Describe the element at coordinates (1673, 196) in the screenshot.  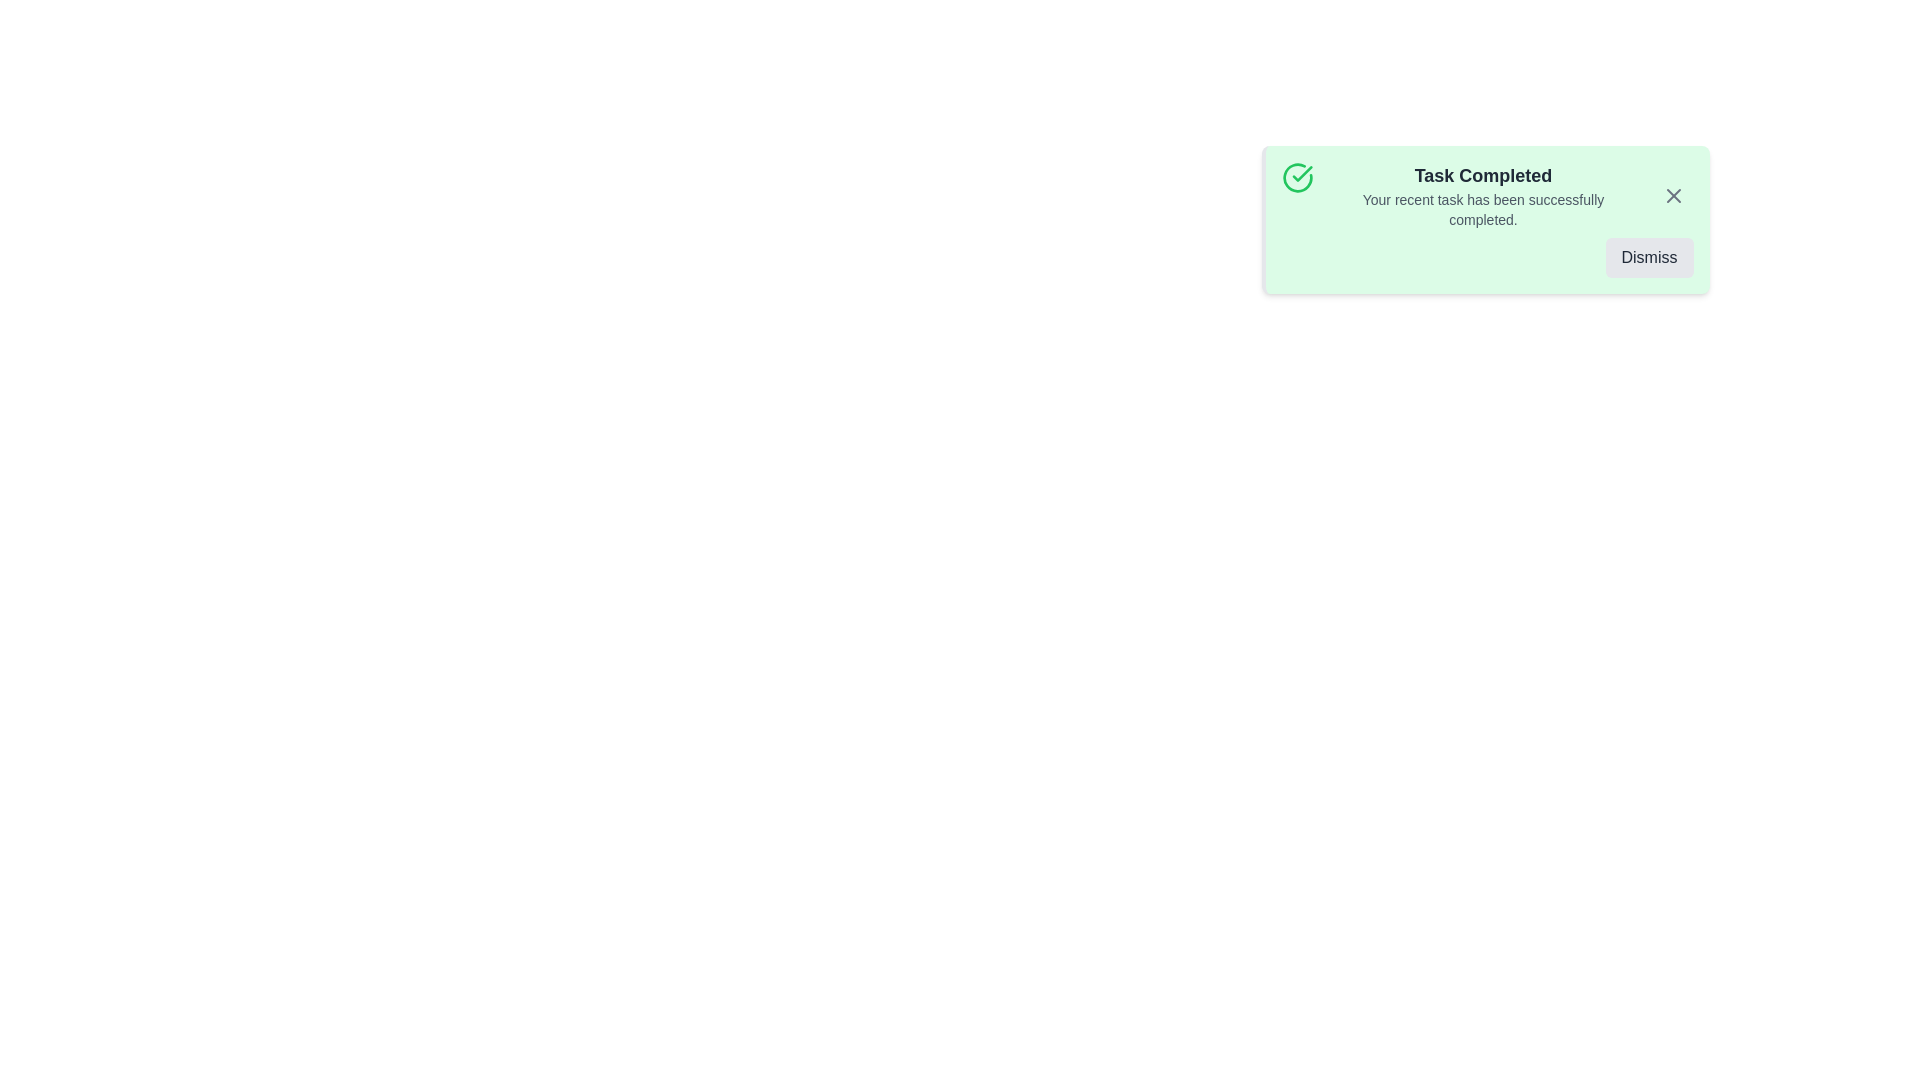
I see `the close button on the notification banner` at that location.